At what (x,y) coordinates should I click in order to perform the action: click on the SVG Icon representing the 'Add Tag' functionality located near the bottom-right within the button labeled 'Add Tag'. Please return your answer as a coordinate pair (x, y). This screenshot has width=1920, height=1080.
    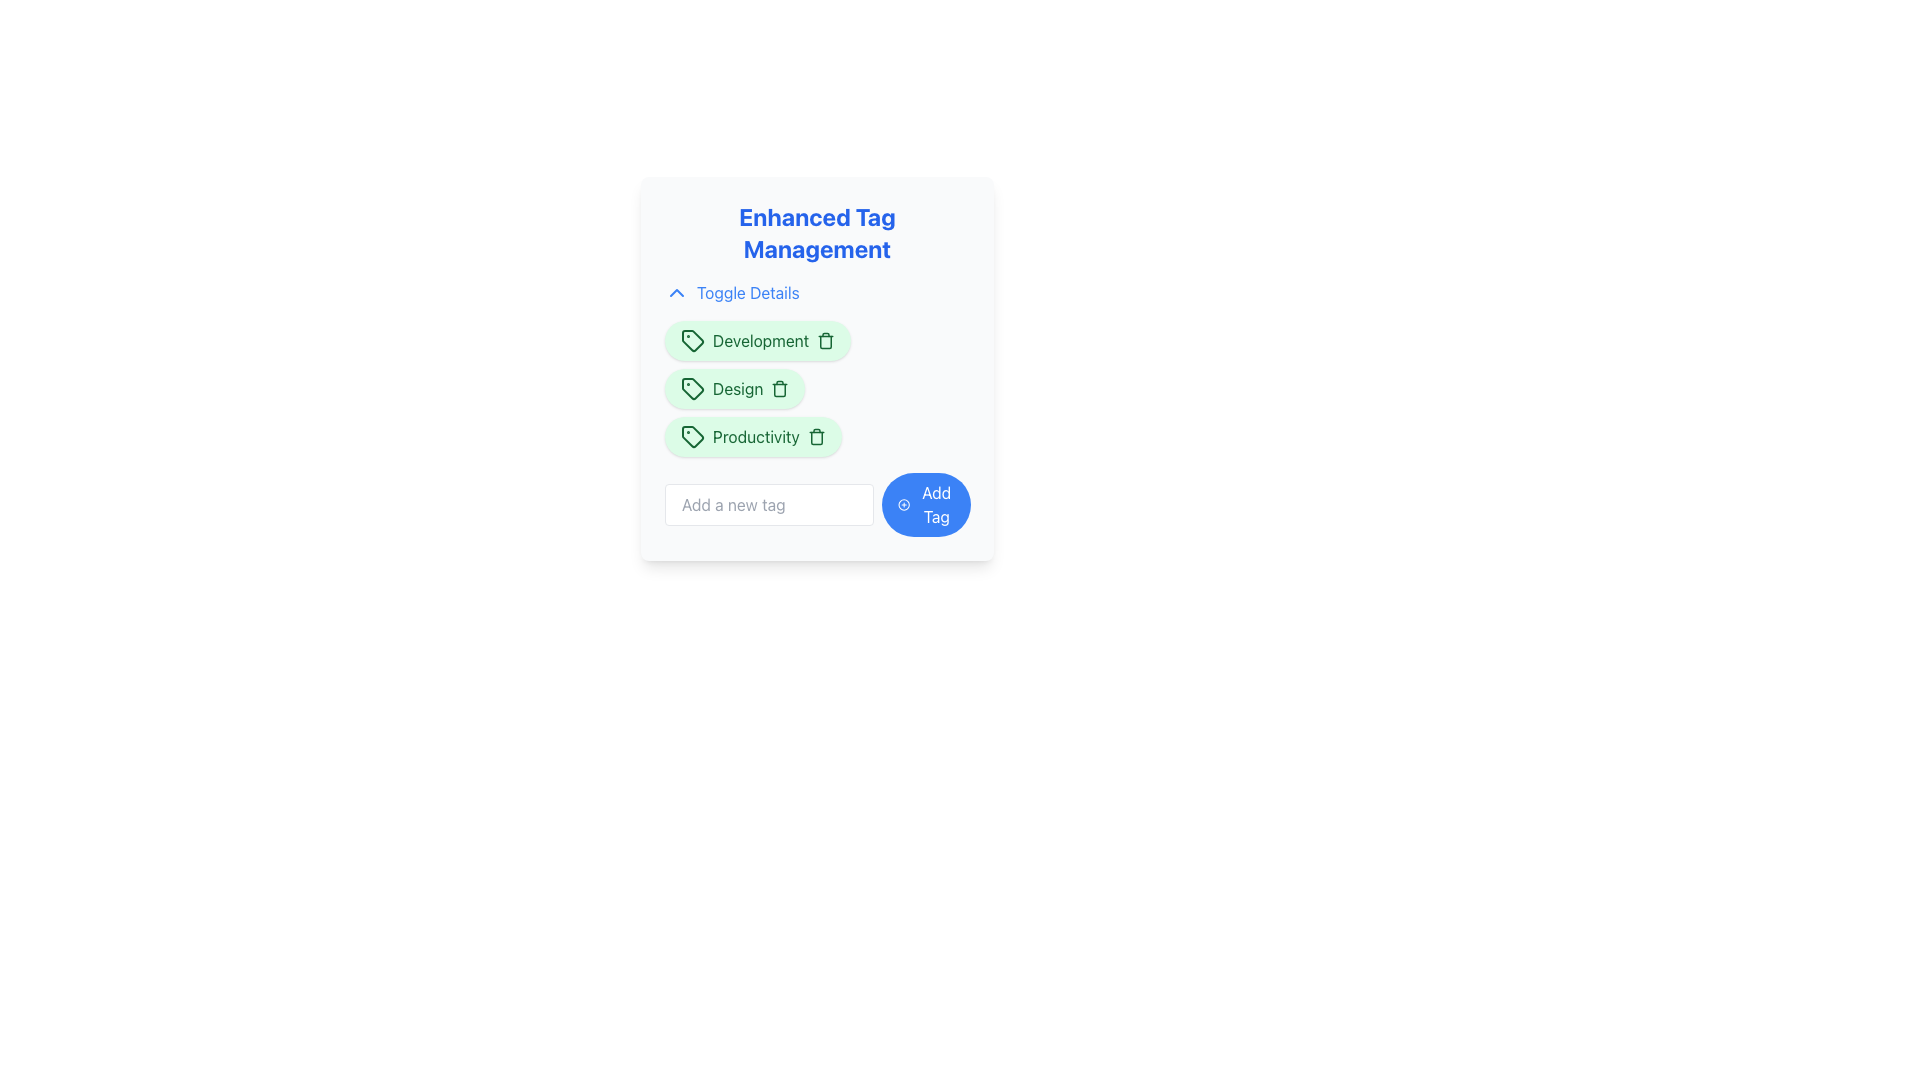
    Looking at the image, I should click on (902, 504).